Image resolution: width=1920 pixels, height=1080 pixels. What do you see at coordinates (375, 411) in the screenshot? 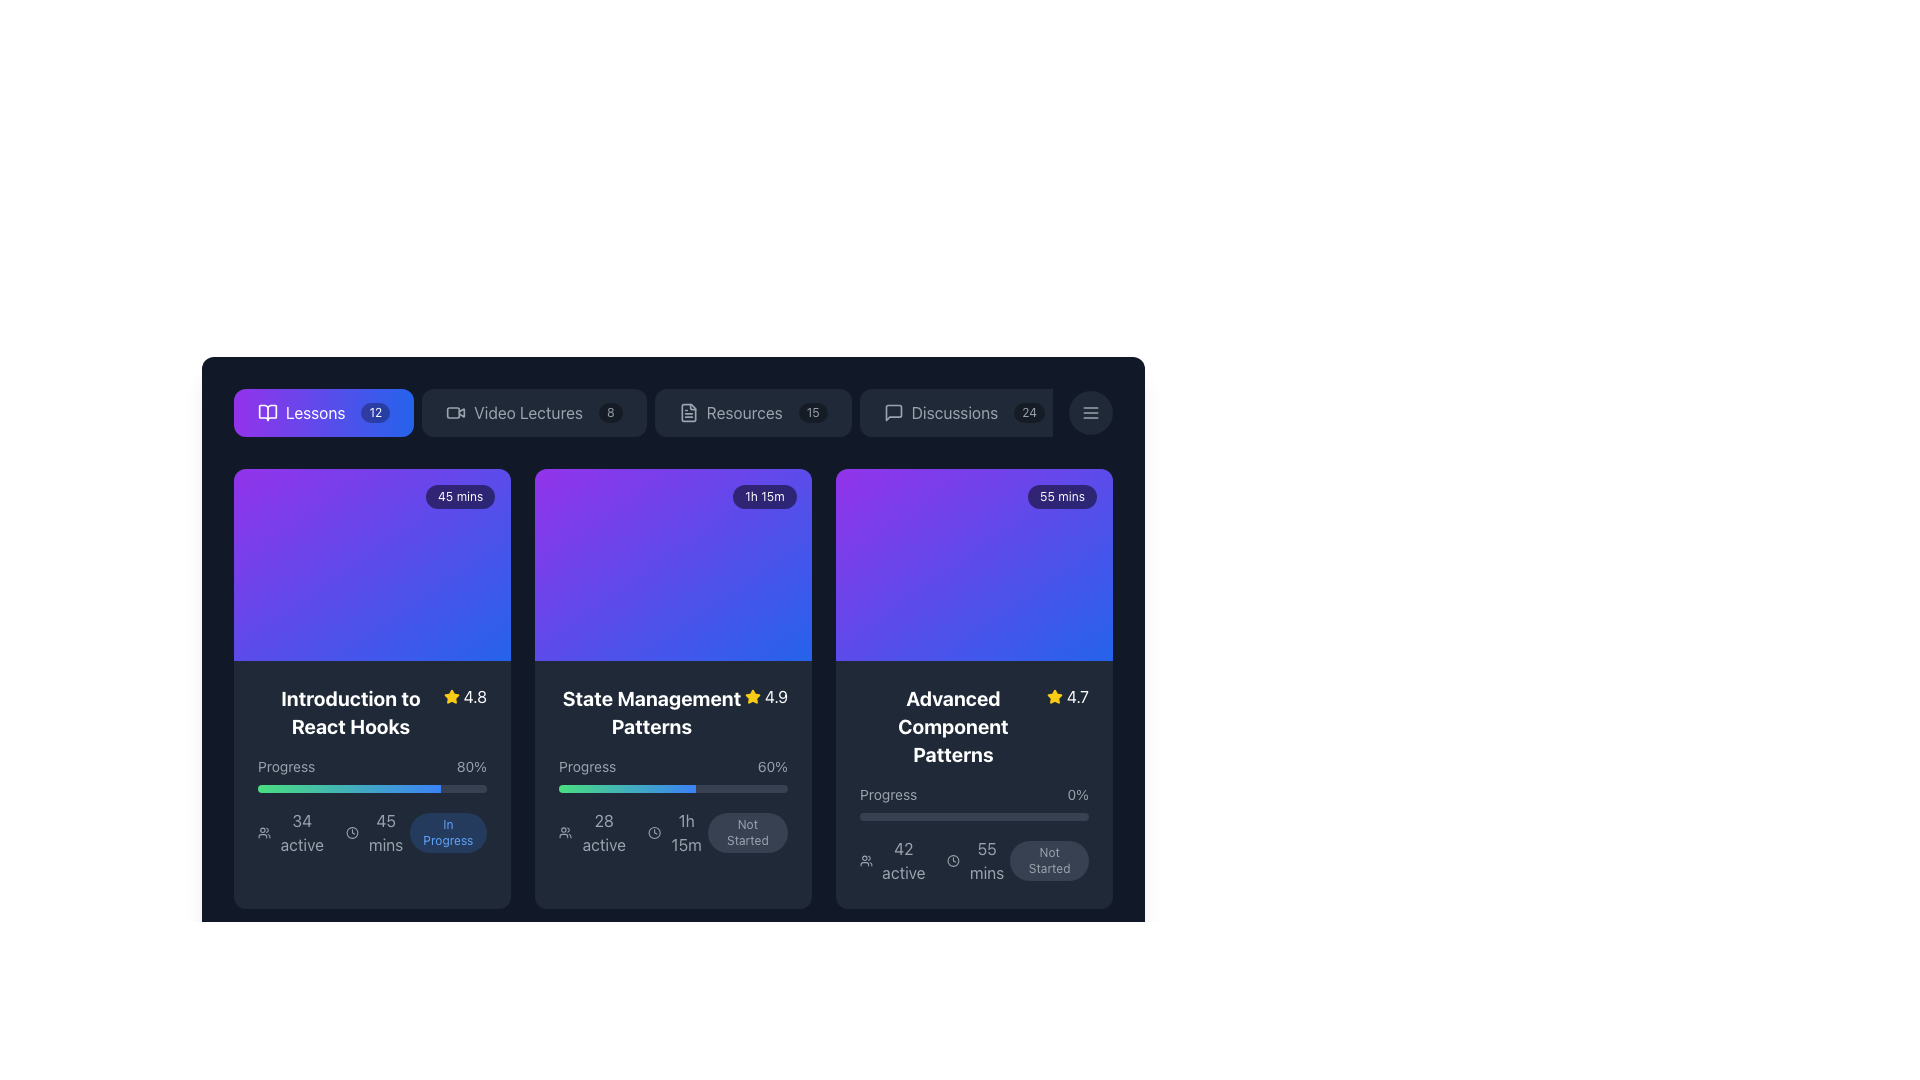
I see `the small pill-shaped label displaying the number '12' in white text with a black transparent background, located within the 'Lessons' section, to the right of its textual label` at bounding box center [375, 411].